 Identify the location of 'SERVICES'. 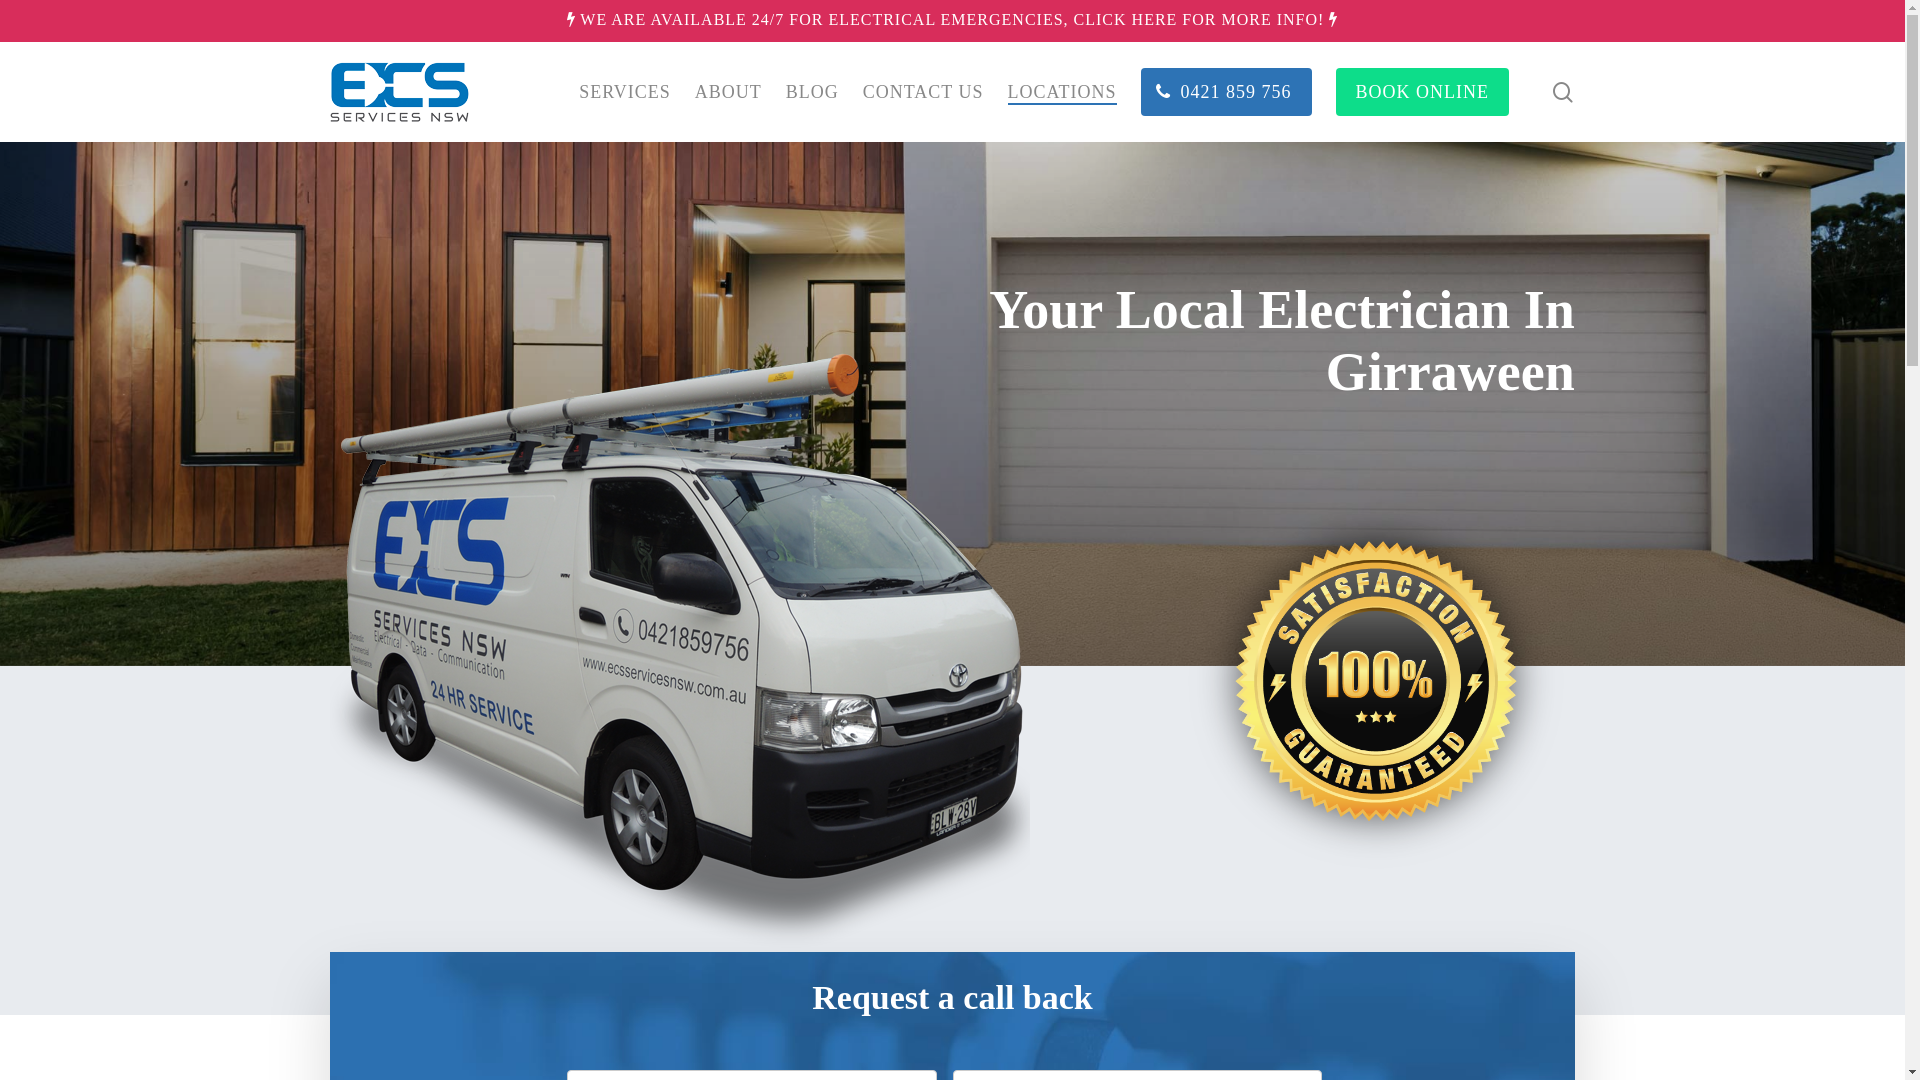
(623, 92).